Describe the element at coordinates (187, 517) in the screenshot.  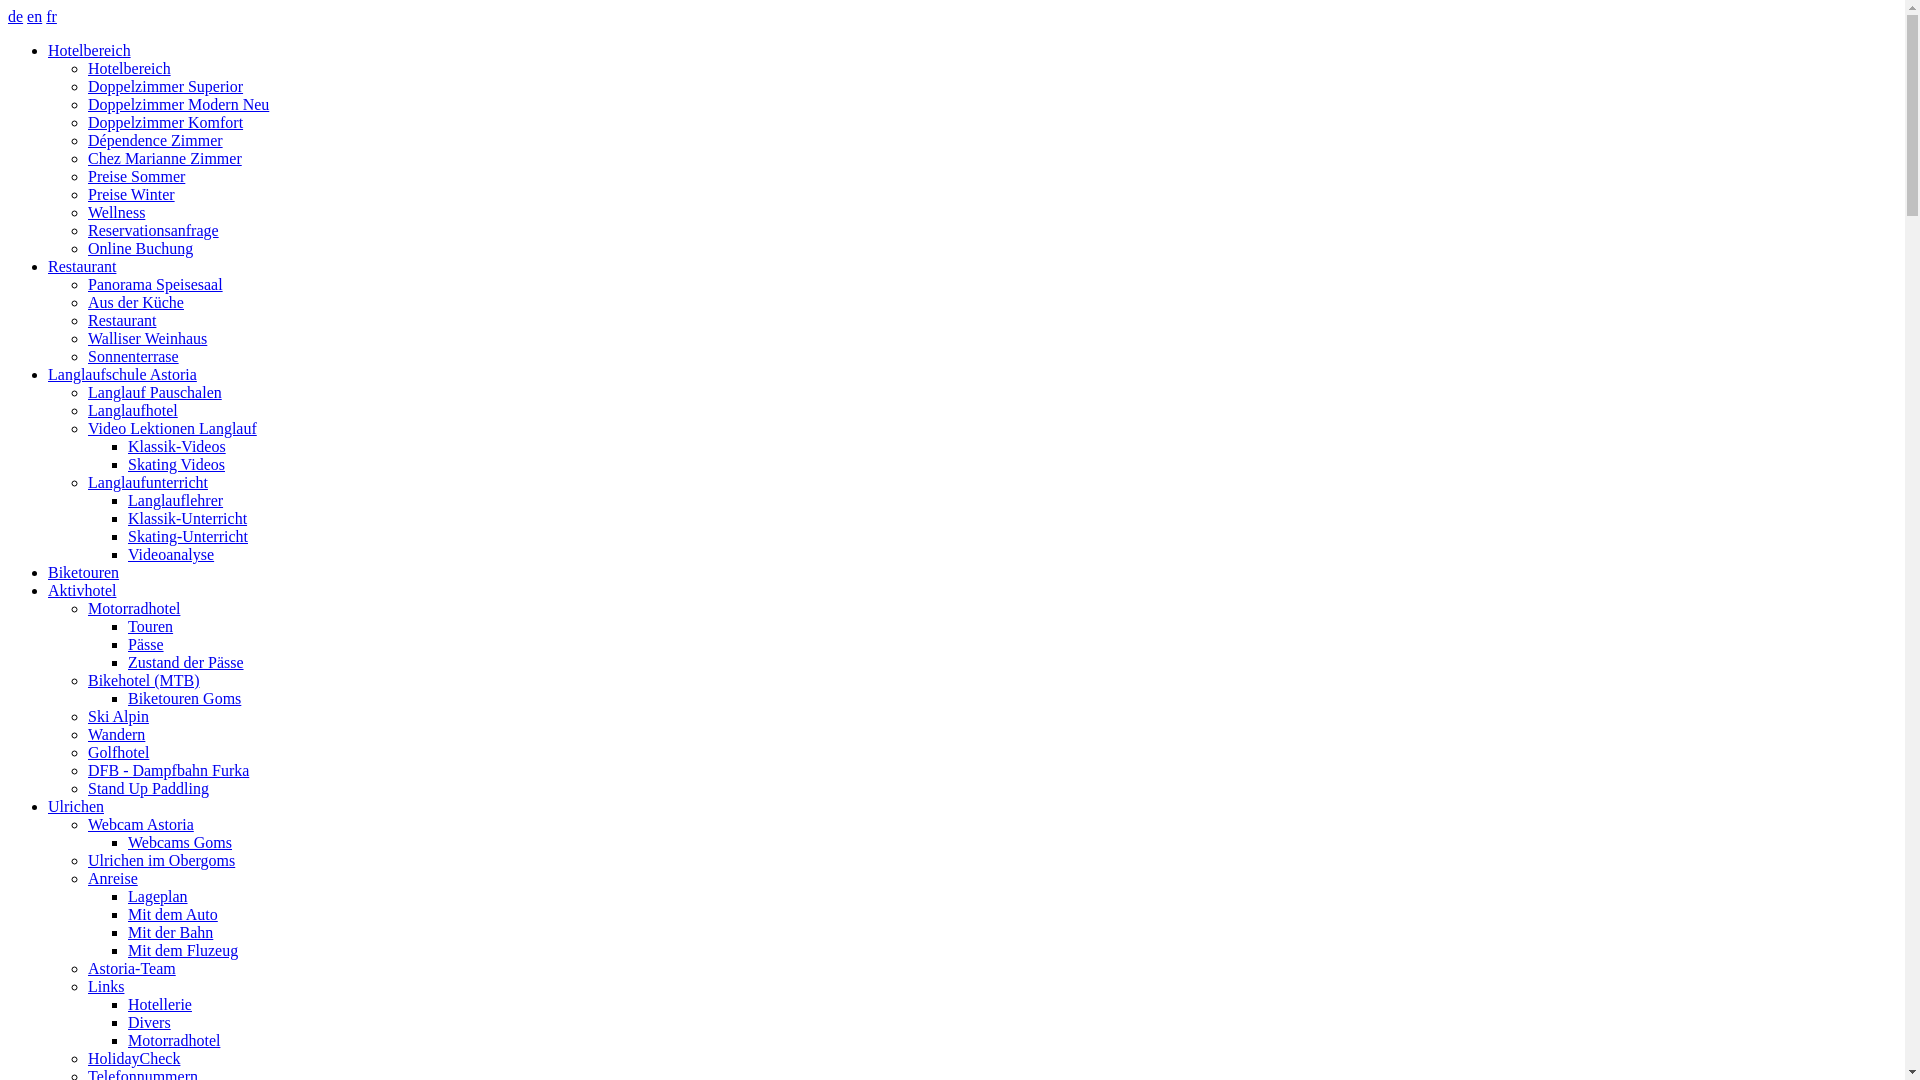
I see `'Klassik-Unterricht'` at that location.